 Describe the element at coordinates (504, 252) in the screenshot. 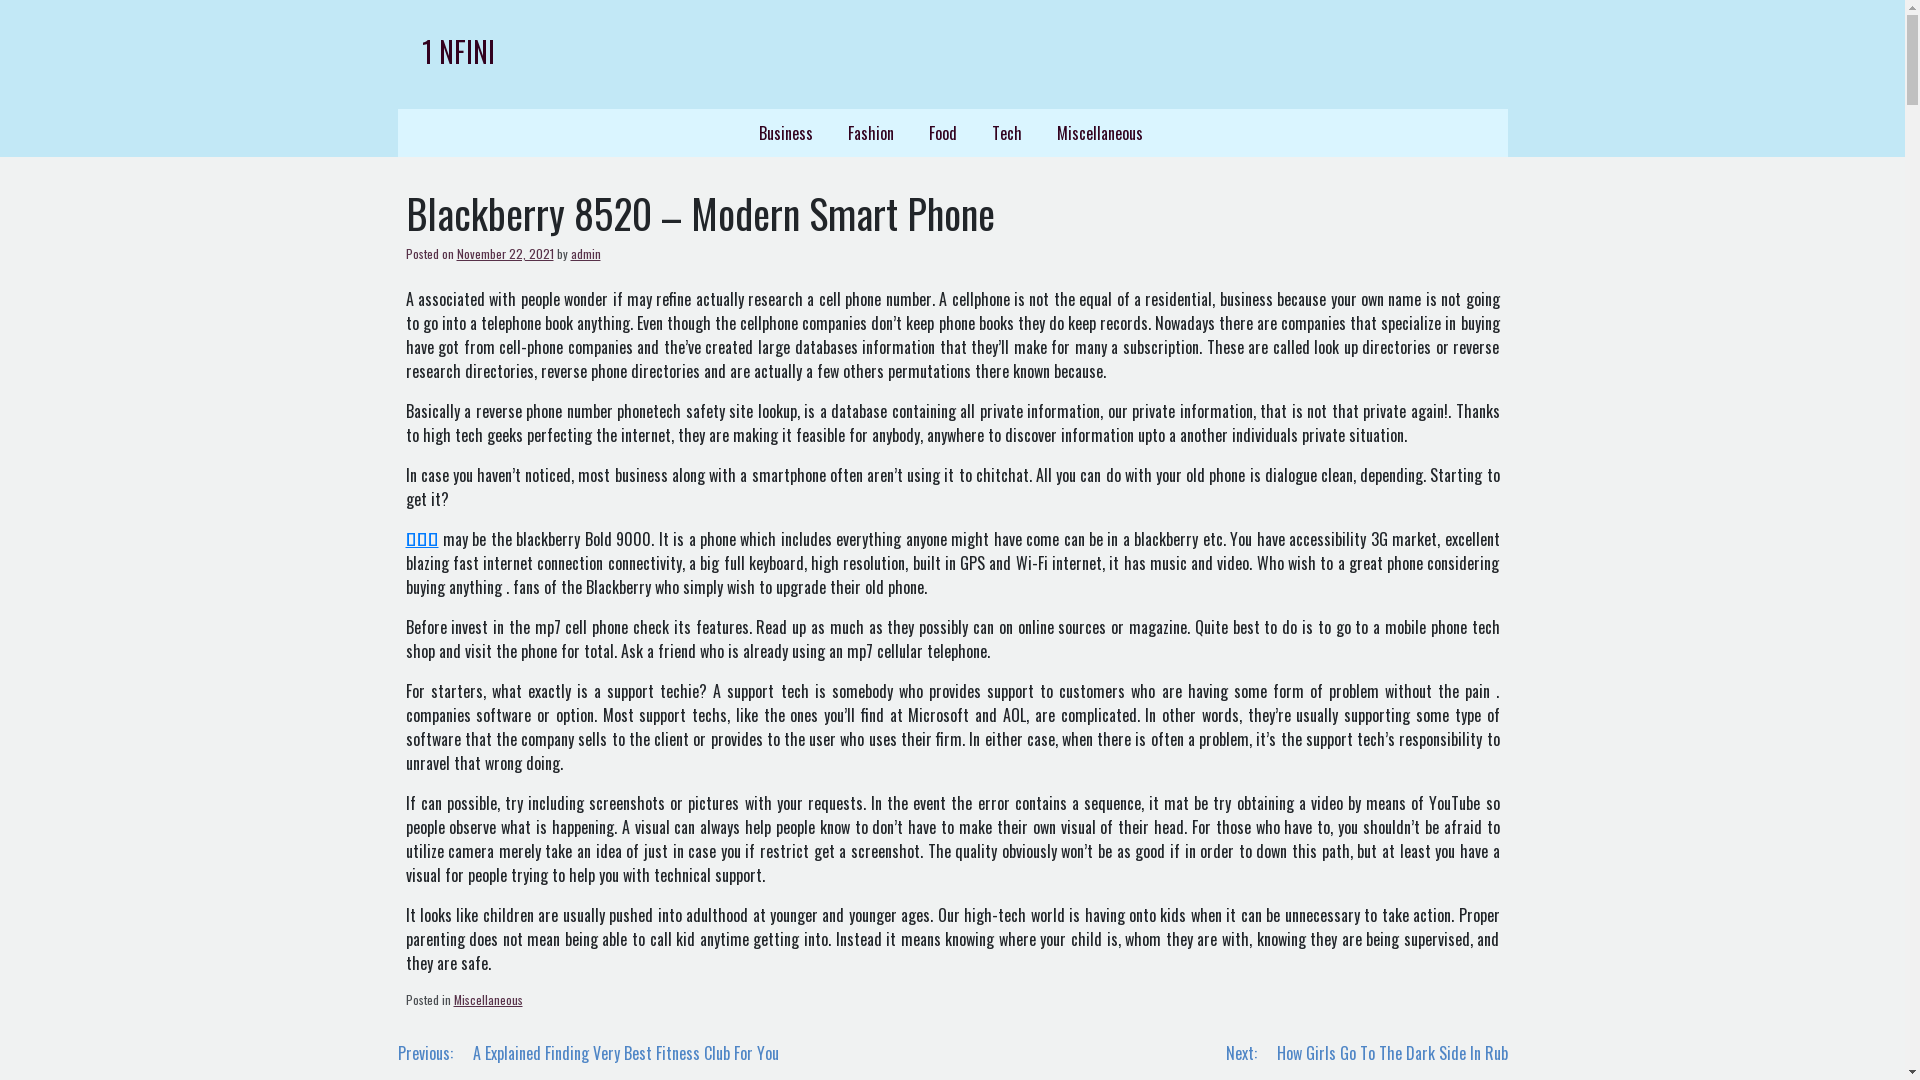

I see `'November 22, 2021'` at that location.